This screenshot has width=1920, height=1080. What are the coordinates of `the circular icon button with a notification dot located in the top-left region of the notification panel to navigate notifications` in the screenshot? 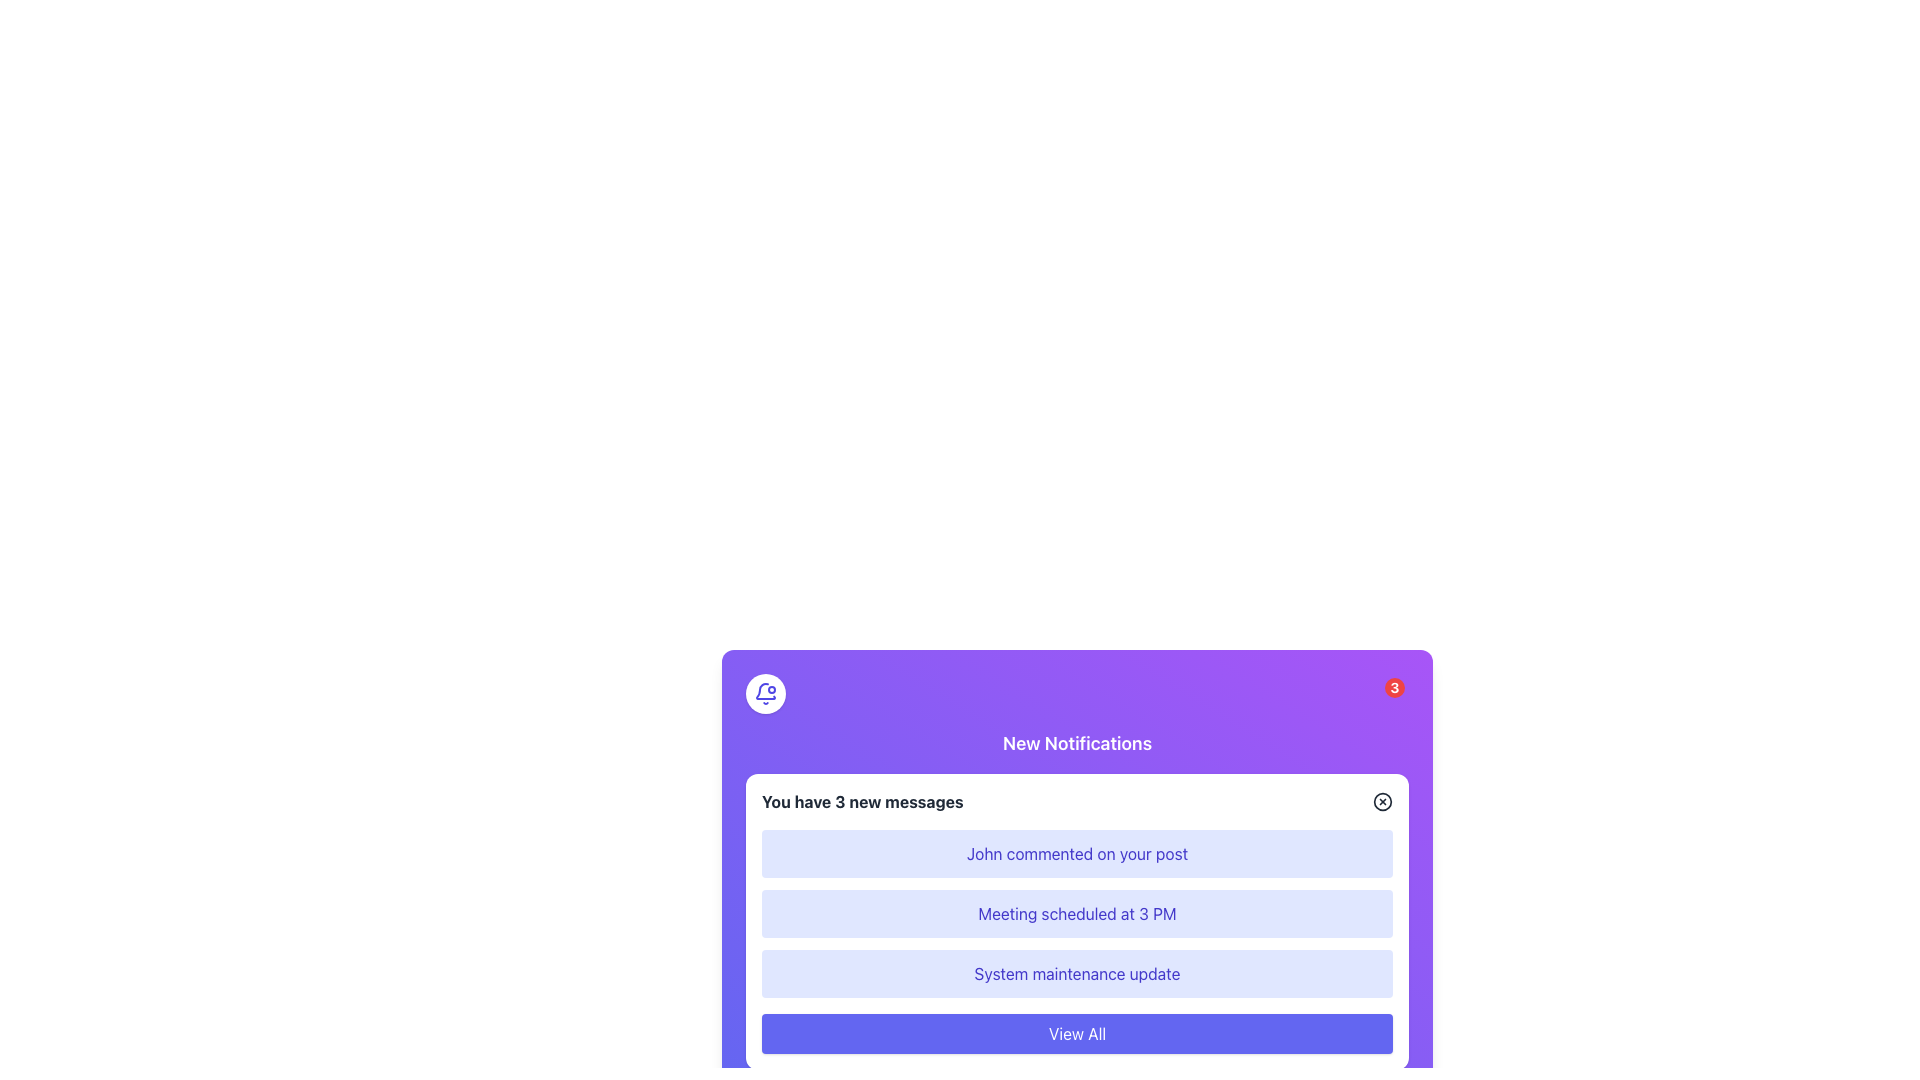 It's located at (765, 693).